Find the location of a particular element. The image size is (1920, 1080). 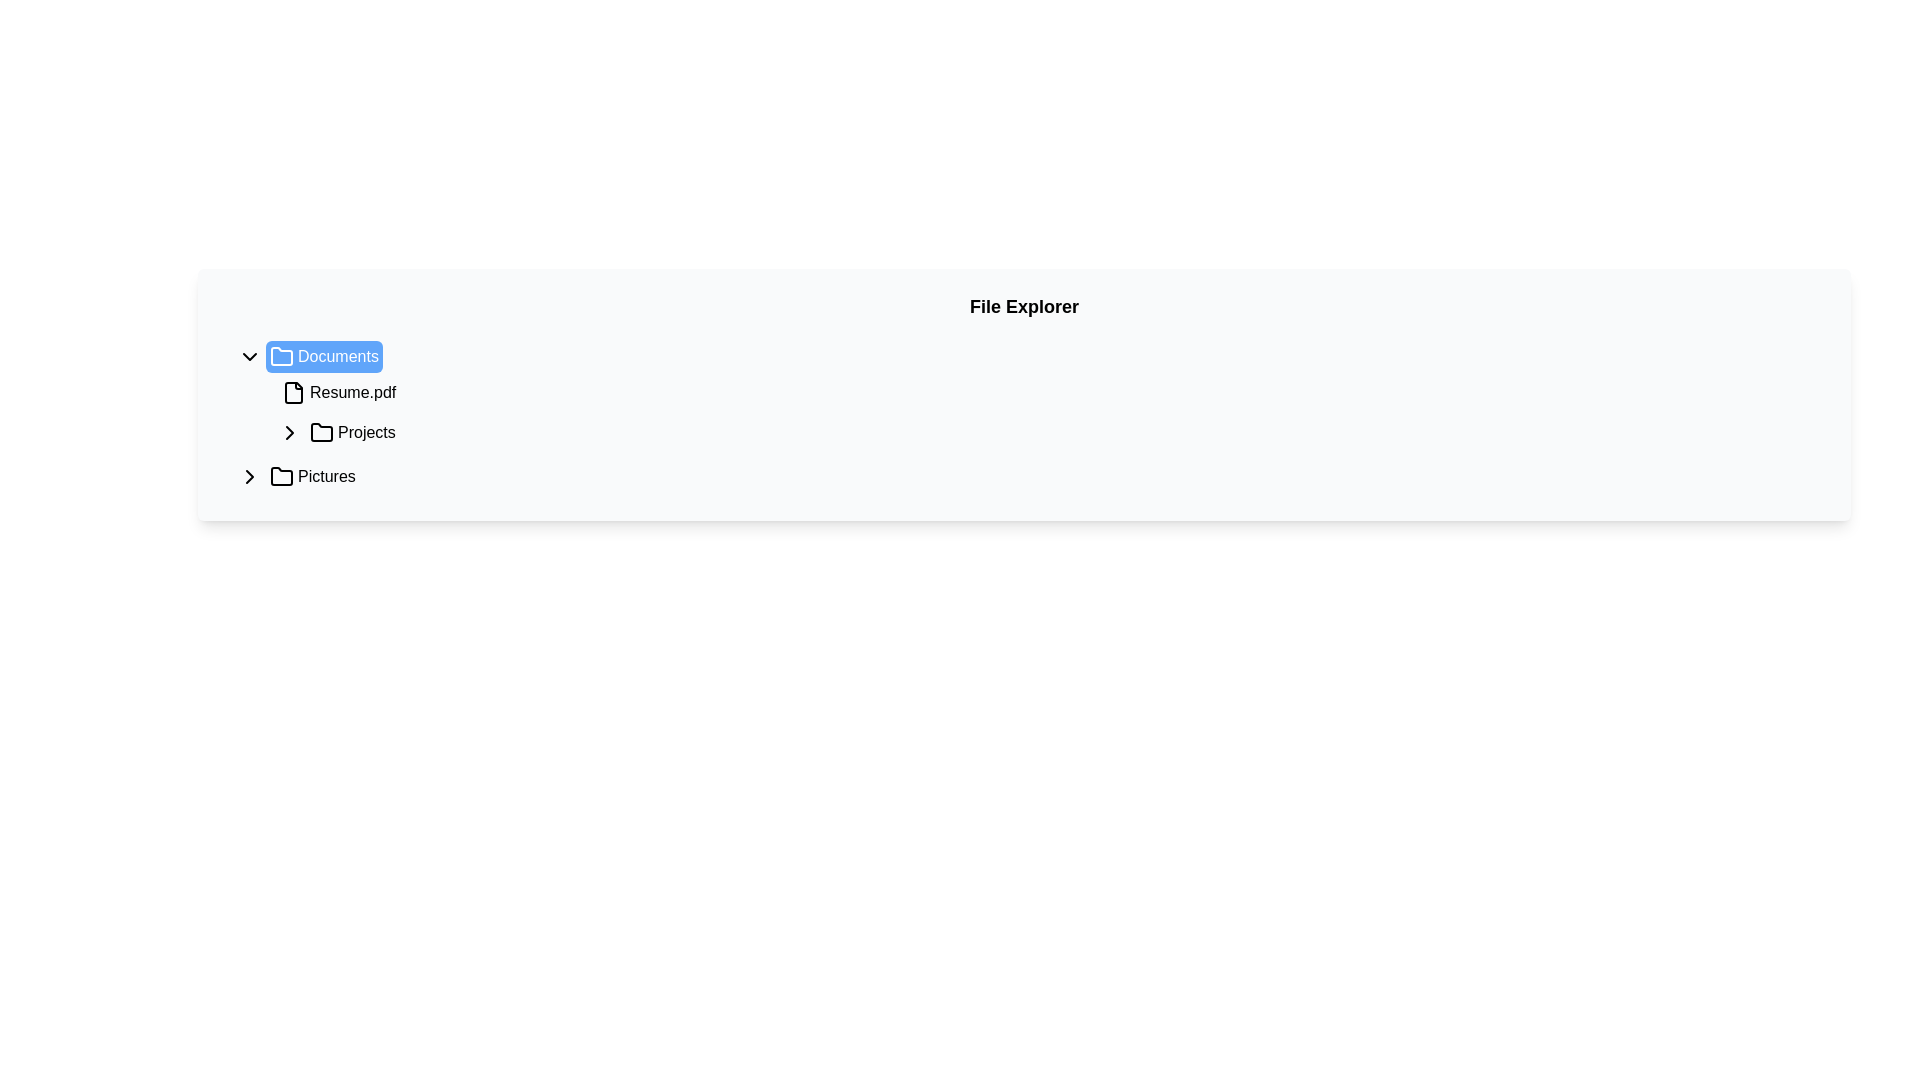

the blue folder icon located near the top-left edge of the interface is located at coordinates (281, 355).